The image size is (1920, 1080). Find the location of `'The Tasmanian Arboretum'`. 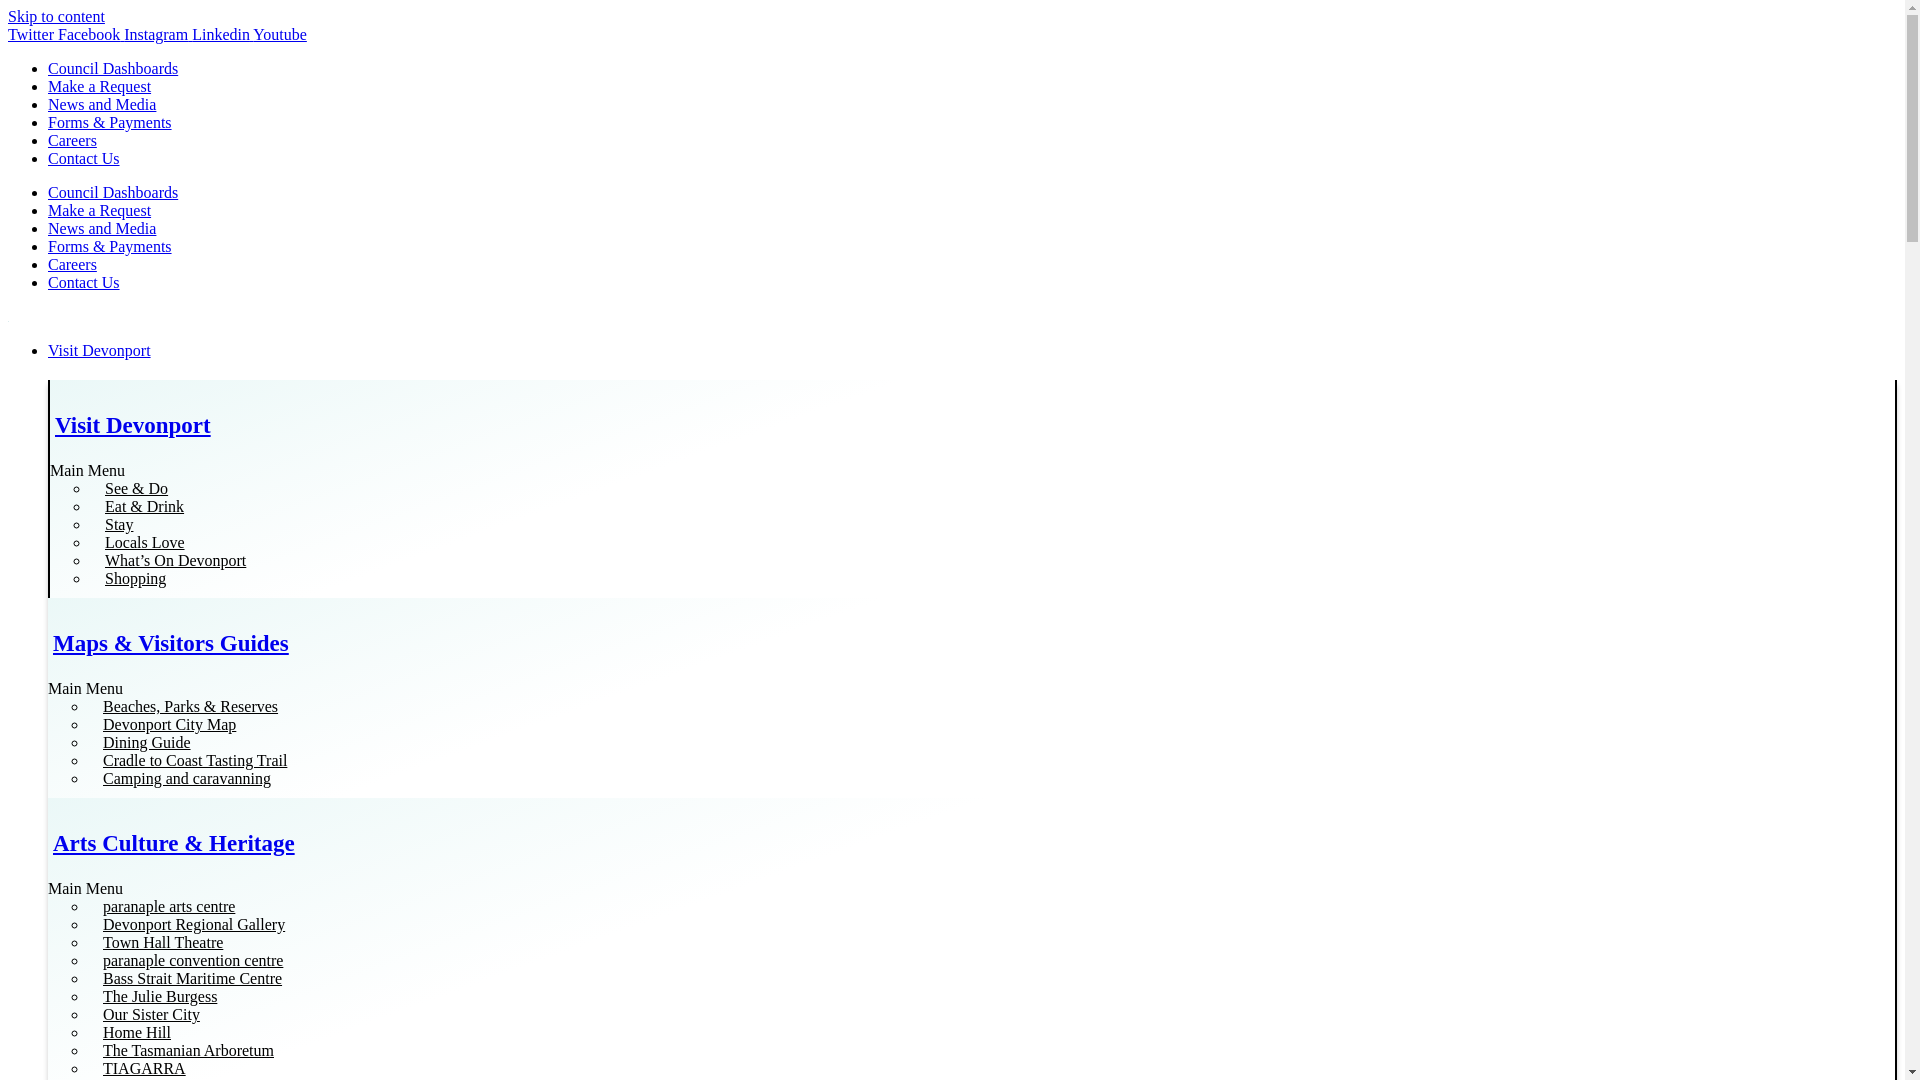

'The Tasmanian Arboretum' is located at coordinates (86, 1049).